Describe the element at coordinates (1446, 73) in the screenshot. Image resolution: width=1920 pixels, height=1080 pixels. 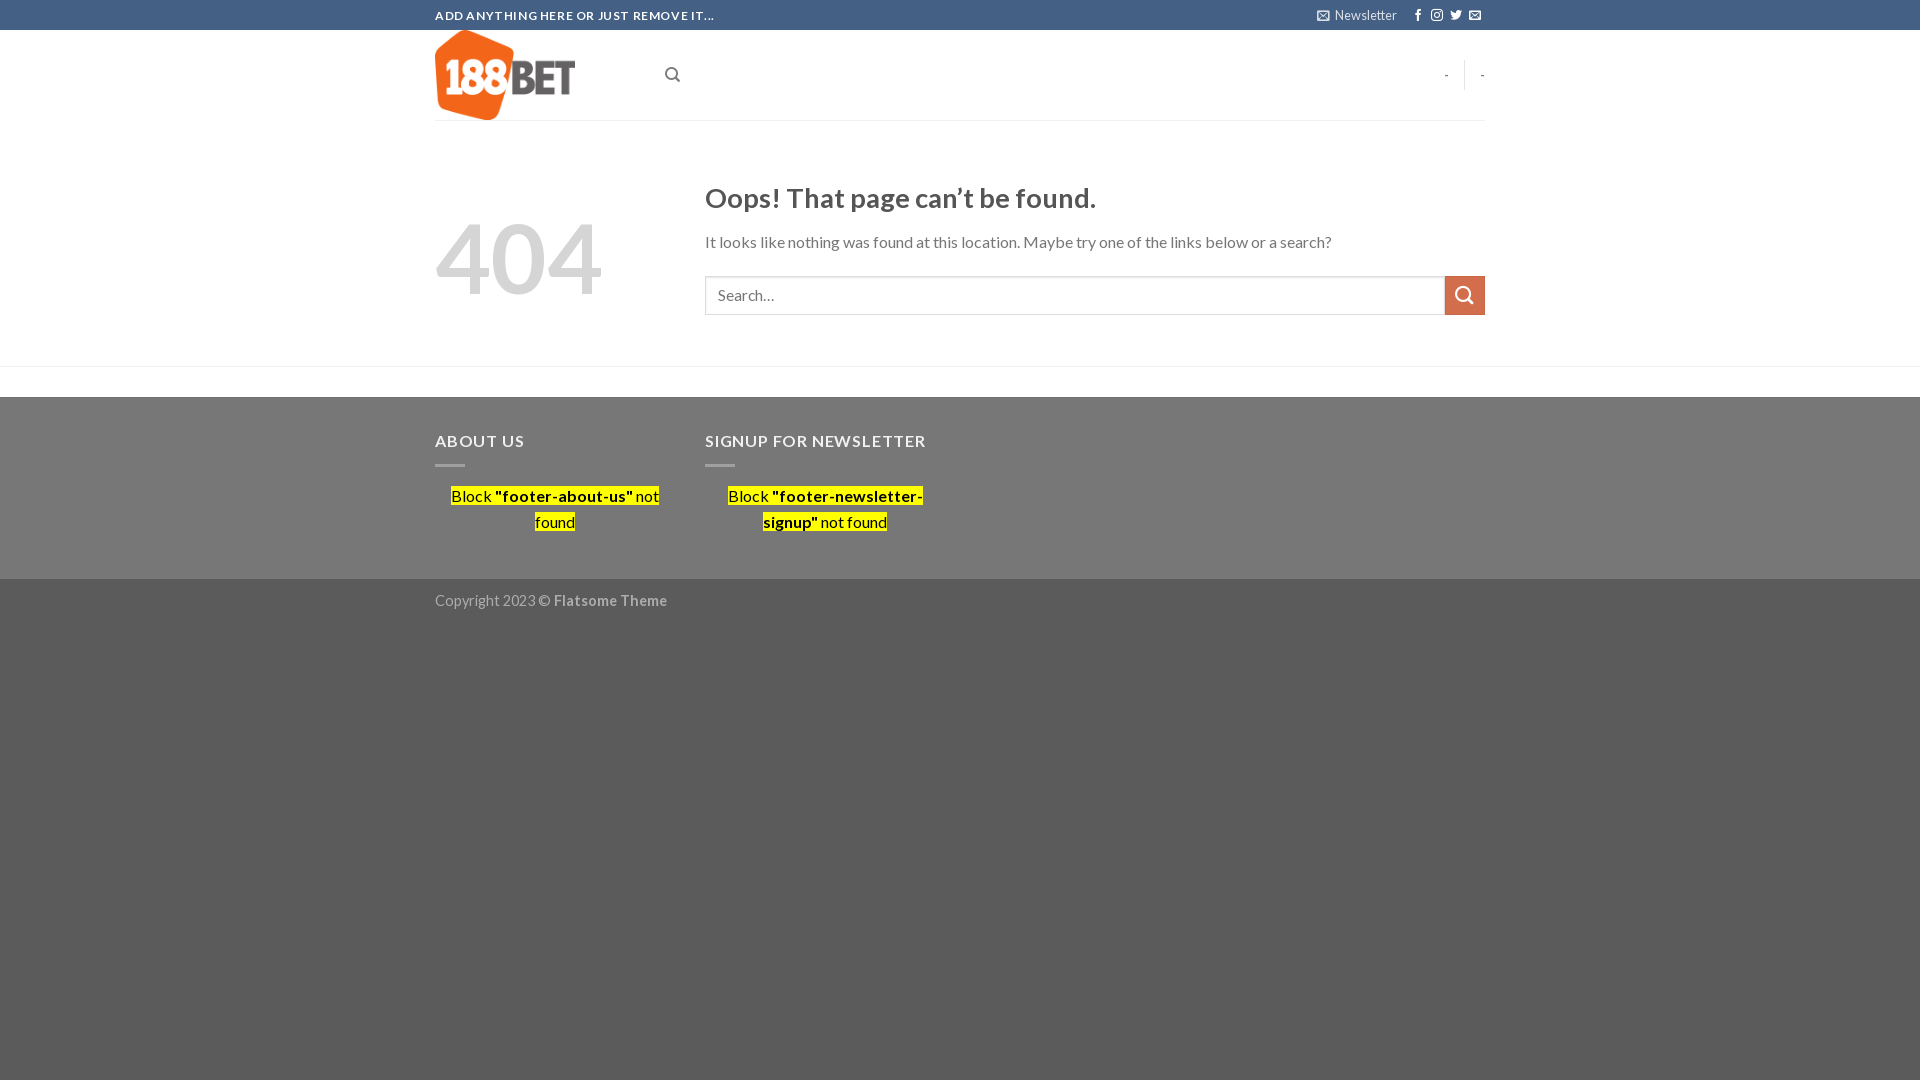
I see `'-'` at that location.